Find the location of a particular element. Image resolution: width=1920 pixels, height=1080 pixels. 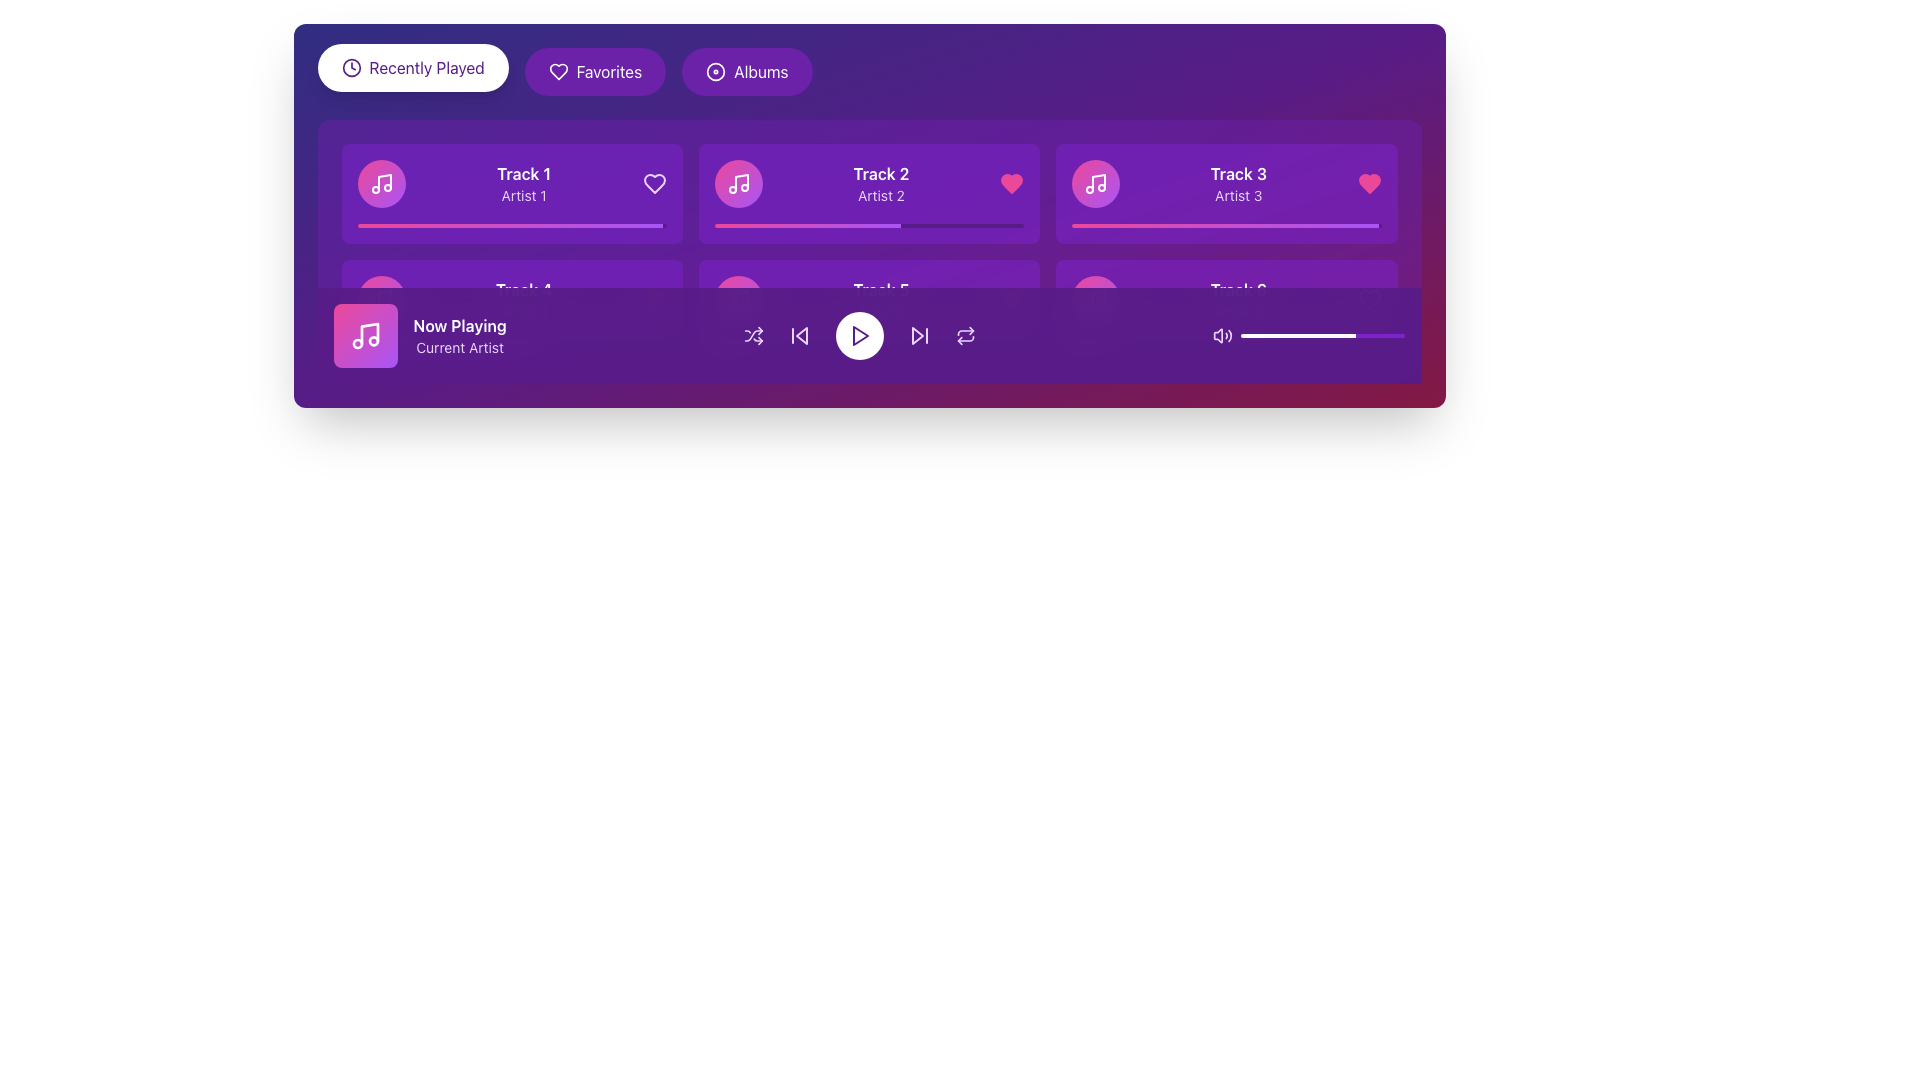

the volume level is located at coordinates (1307, 334).